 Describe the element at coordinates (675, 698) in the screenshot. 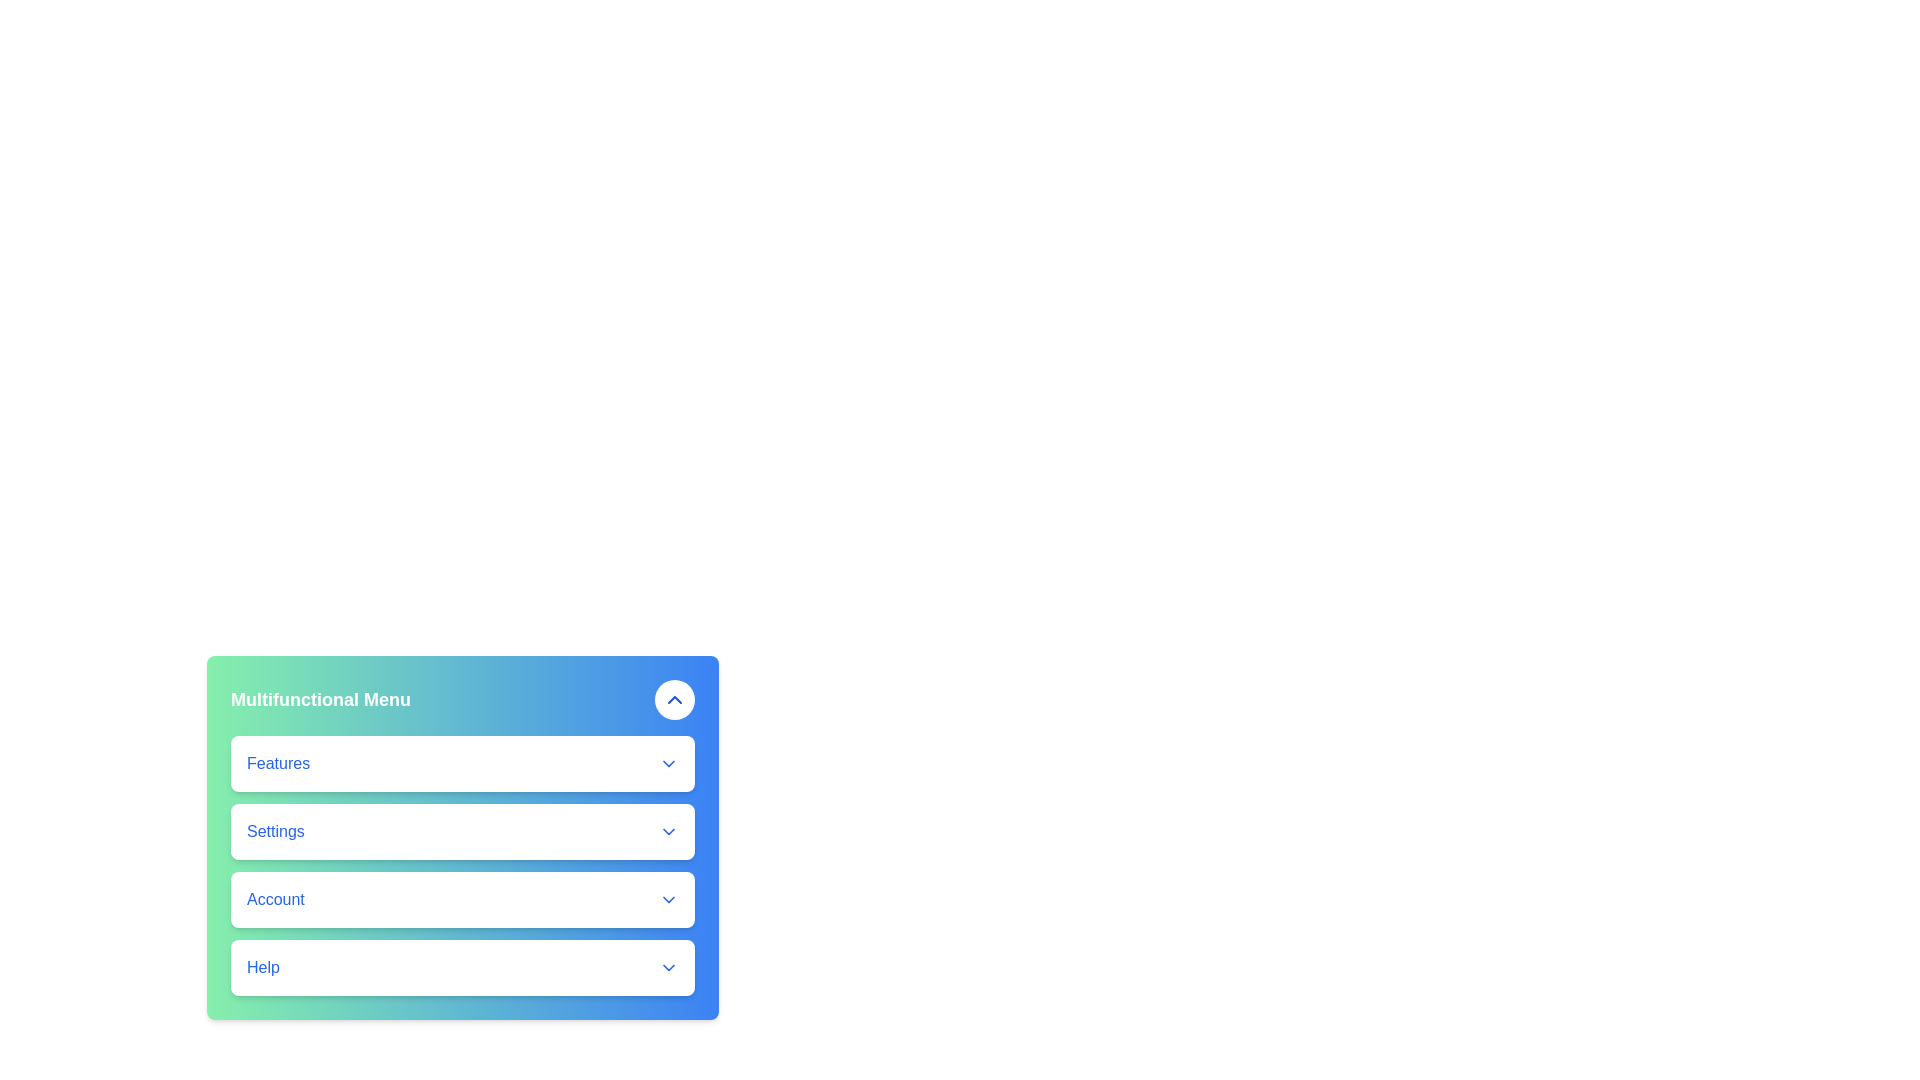

I see `the button located at the top-right corner of the 'Multifunctional Menu'` at that location.